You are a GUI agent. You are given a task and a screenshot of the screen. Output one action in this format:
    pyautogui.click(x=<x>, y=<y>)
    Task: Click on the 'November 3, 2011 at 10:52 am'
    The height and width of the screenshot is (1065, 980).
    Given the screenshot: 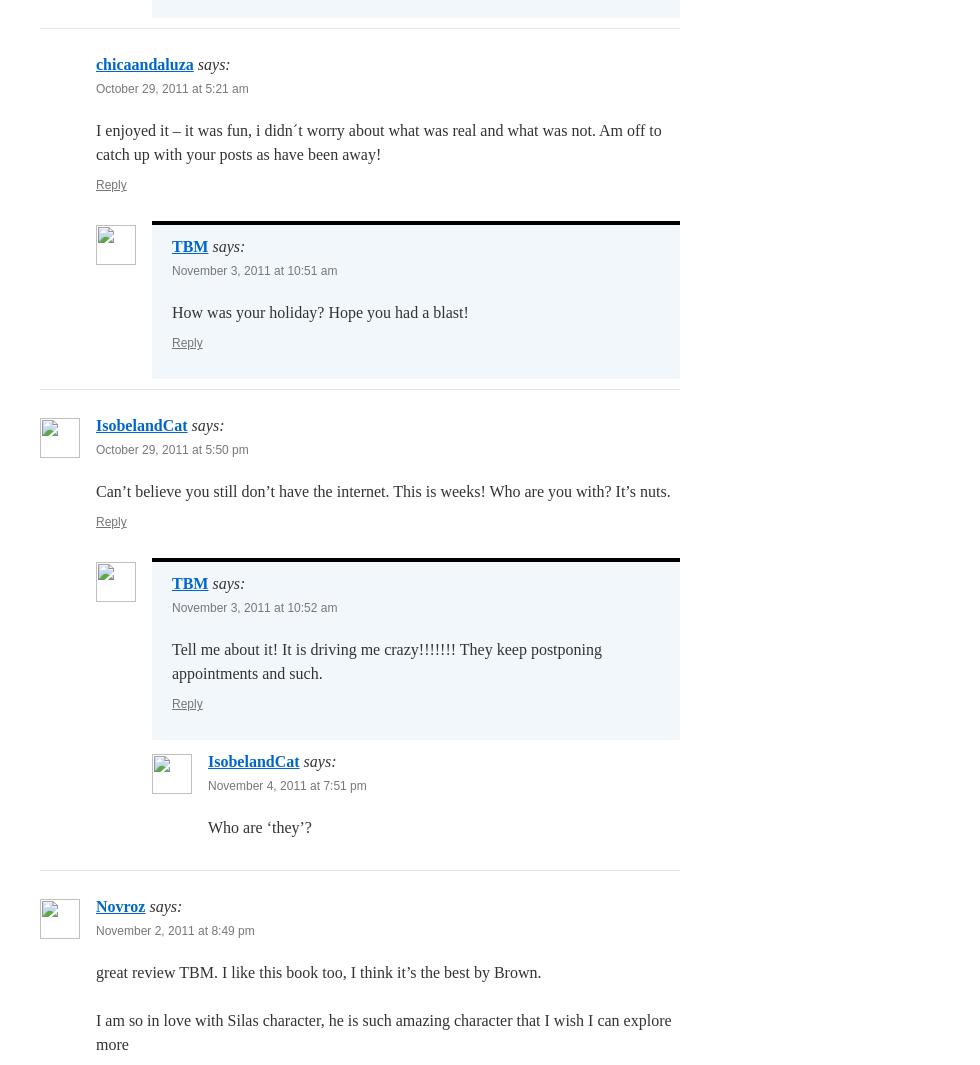 What is the action you would take?
    pyautogui.click(x=254, y=608)
    